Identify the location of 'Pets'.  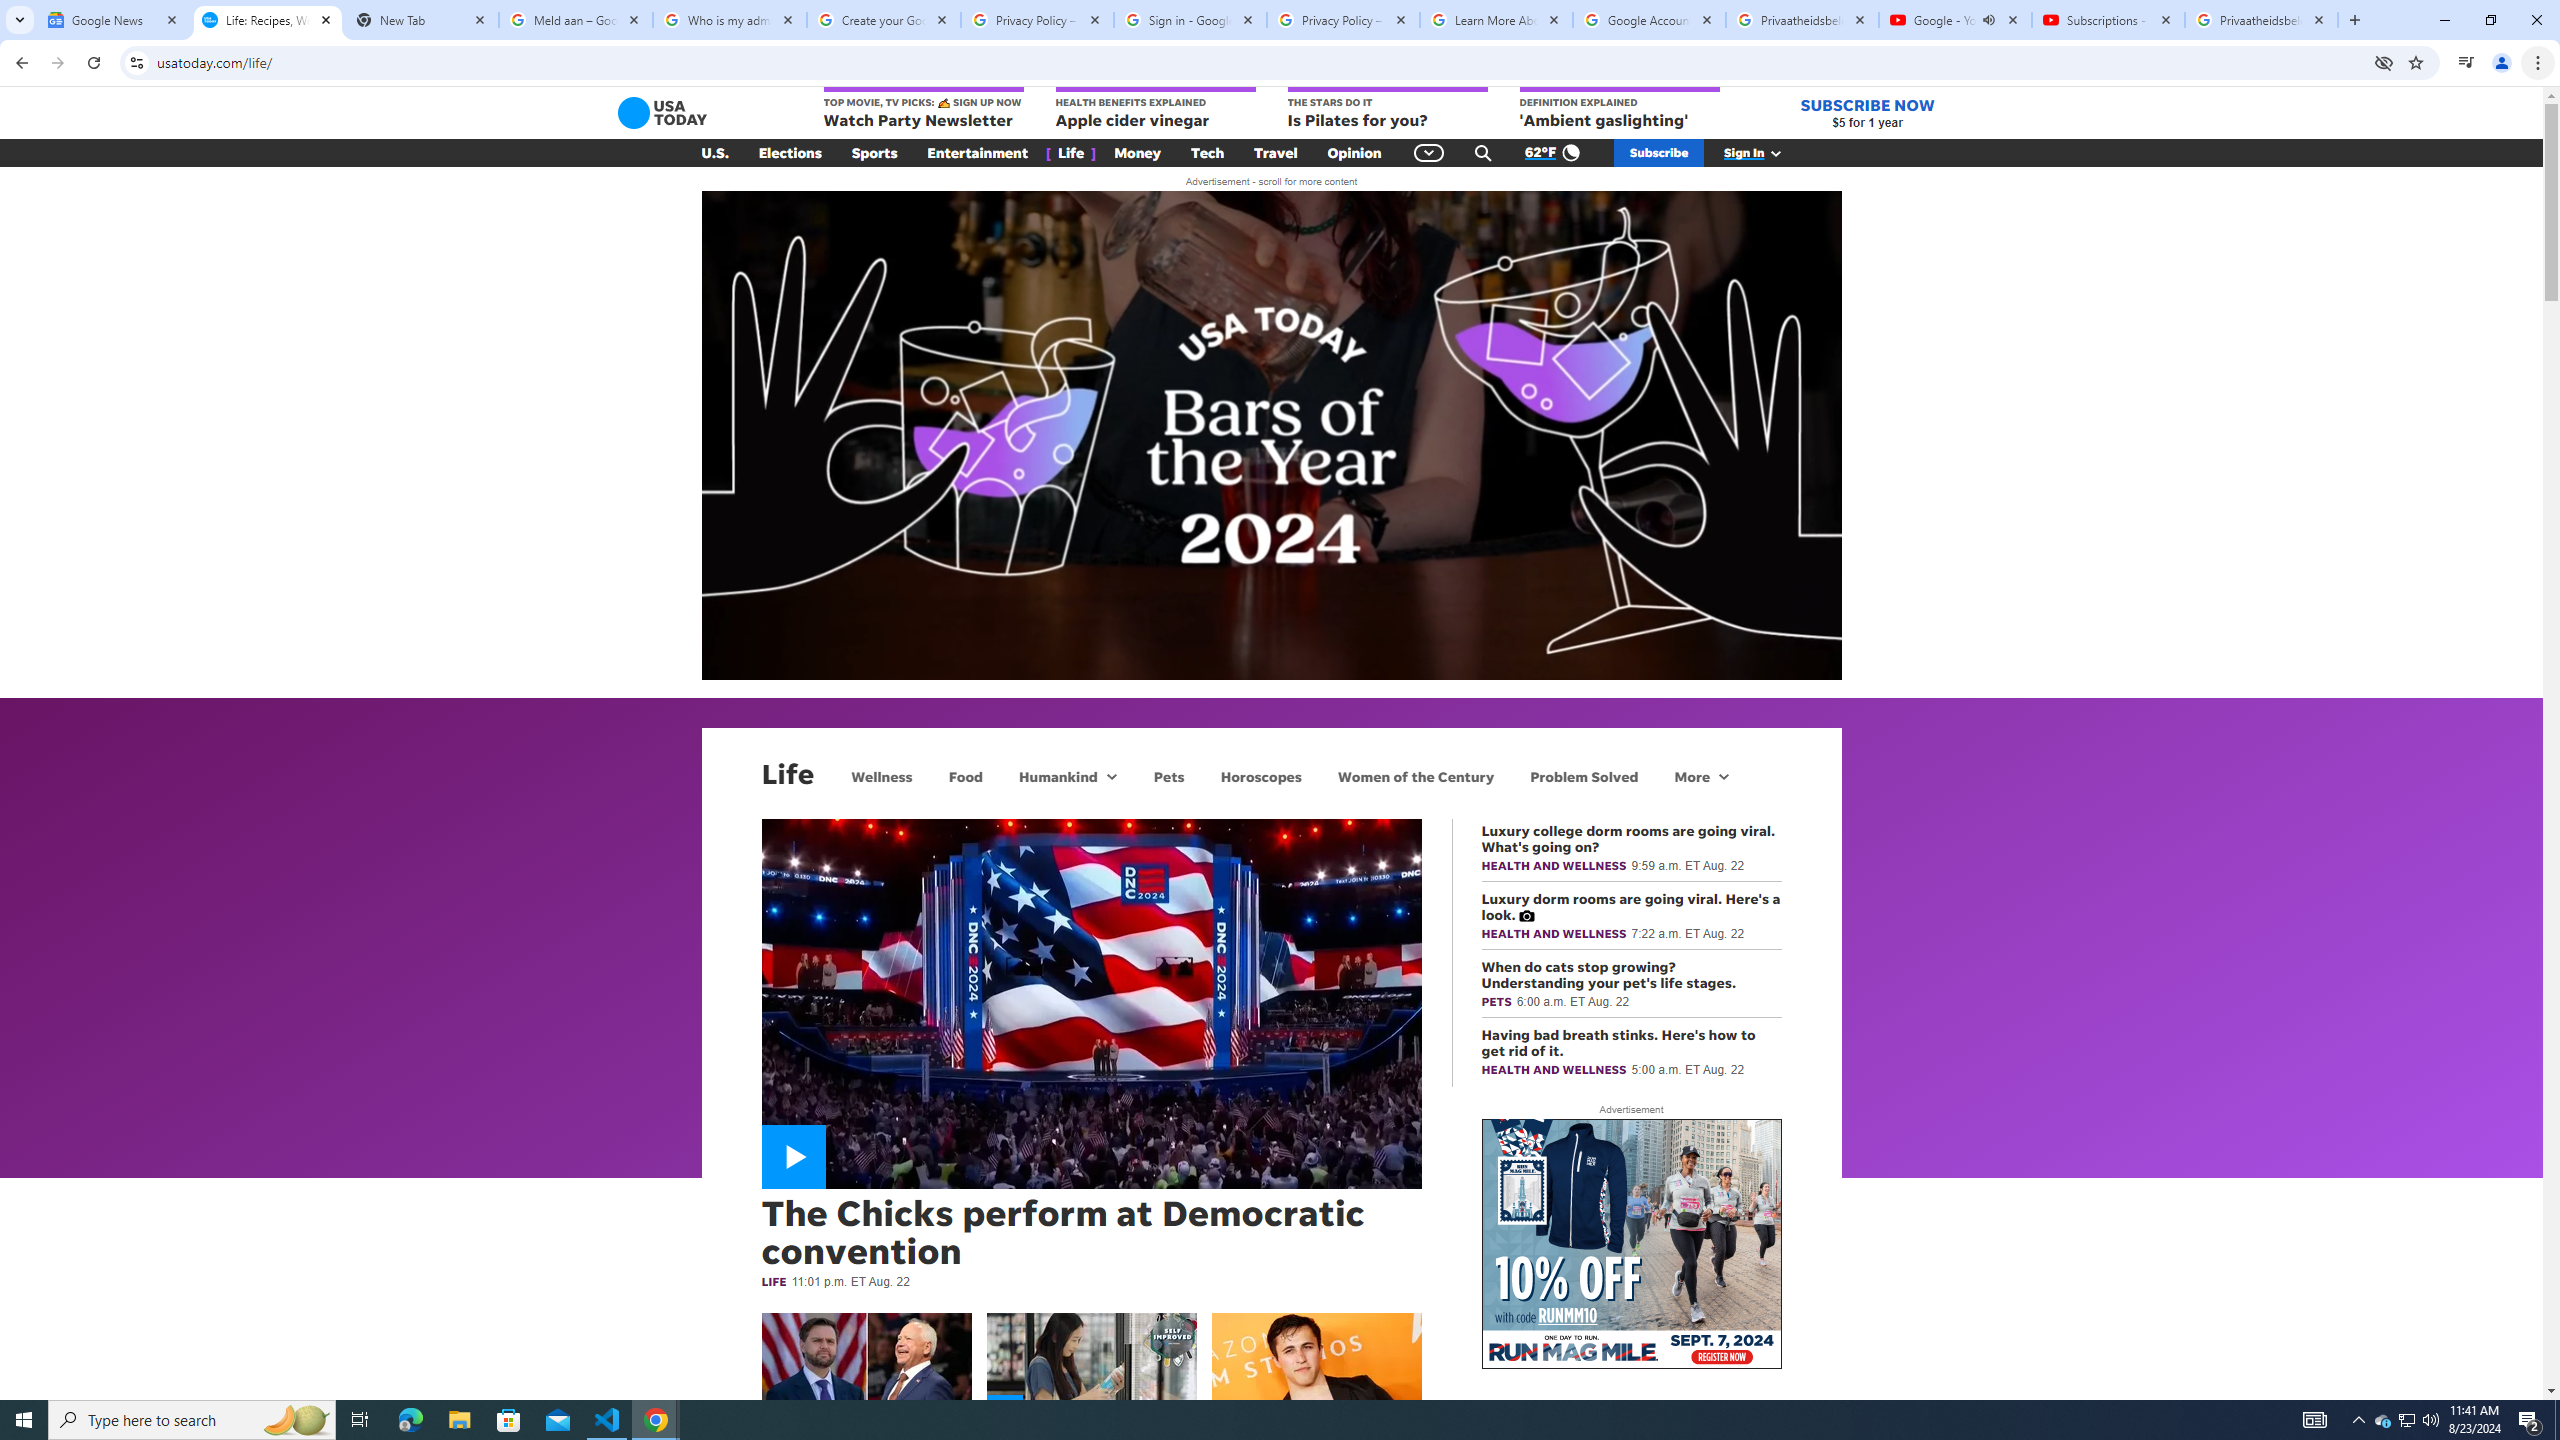
(1167, 775).